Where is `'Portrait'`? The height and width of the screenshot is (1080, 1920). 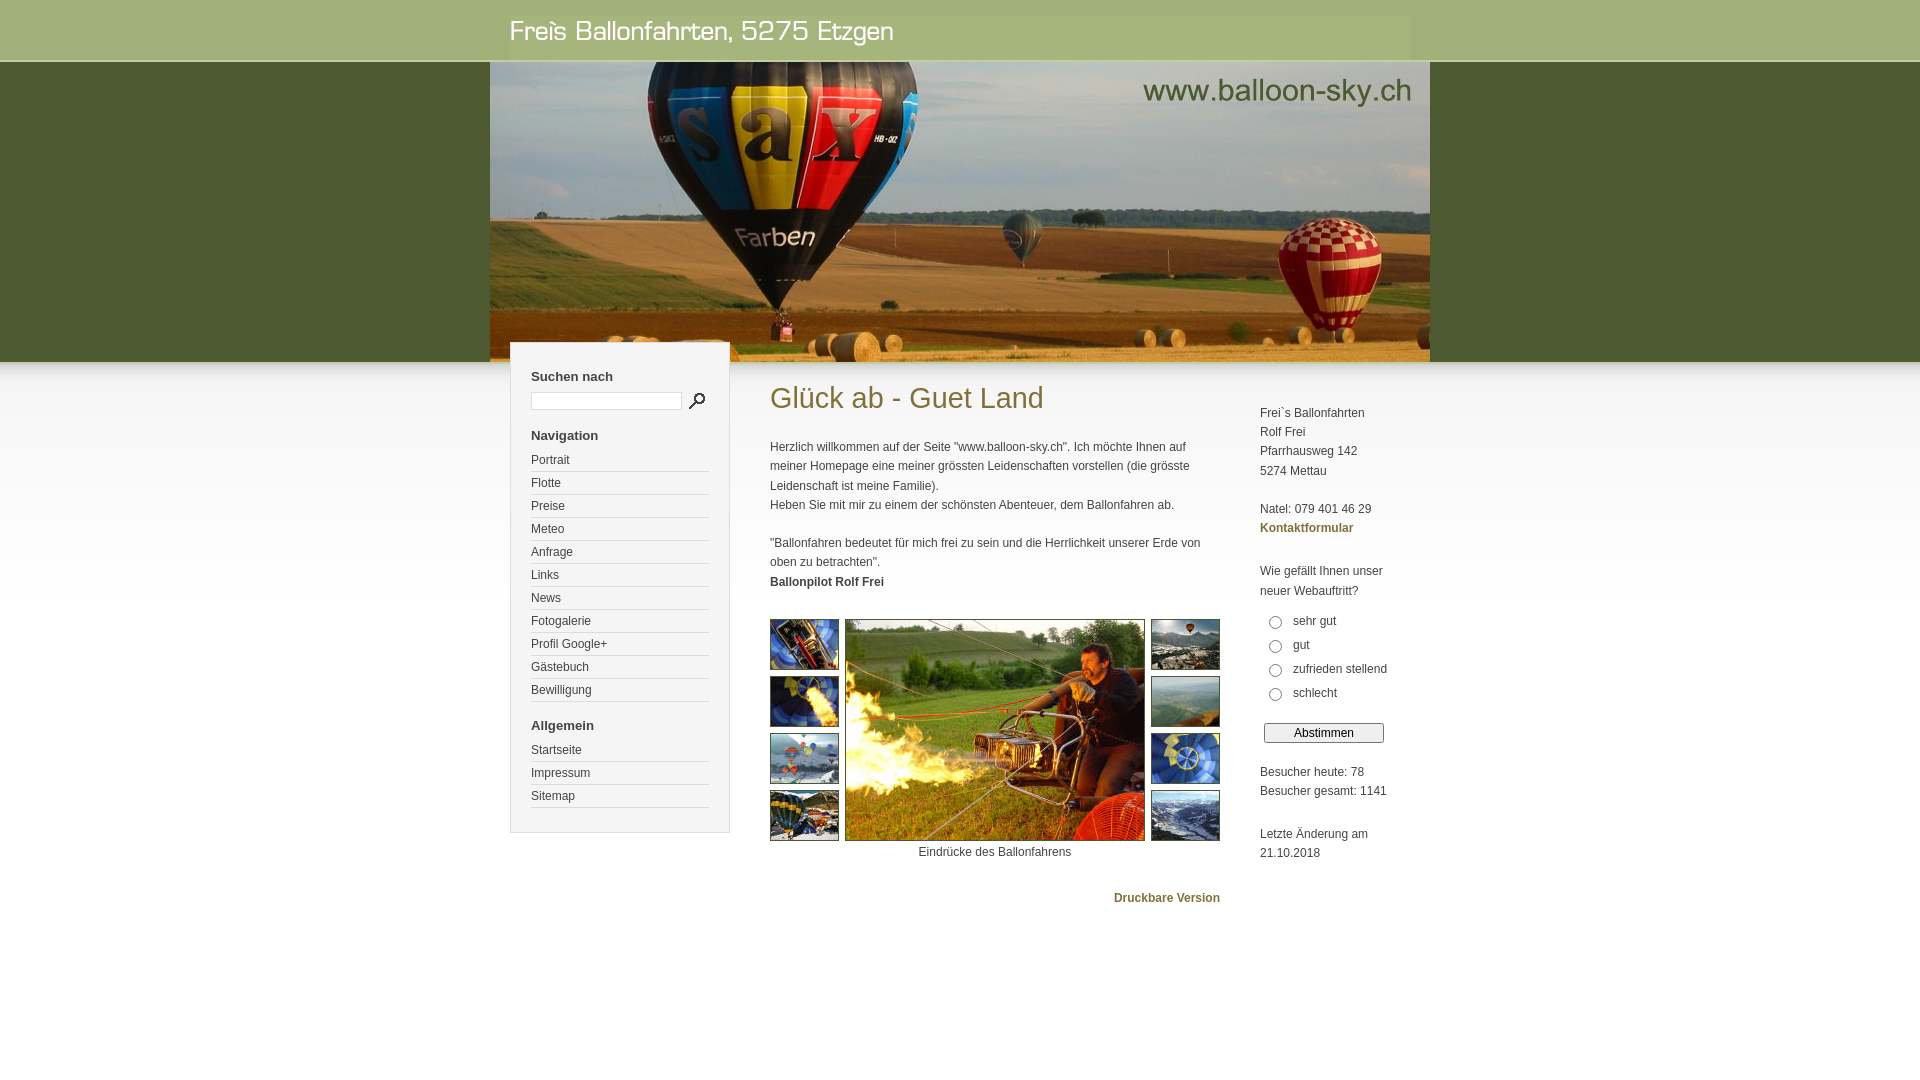
'Portrait' is located at coordinates (618, 460).